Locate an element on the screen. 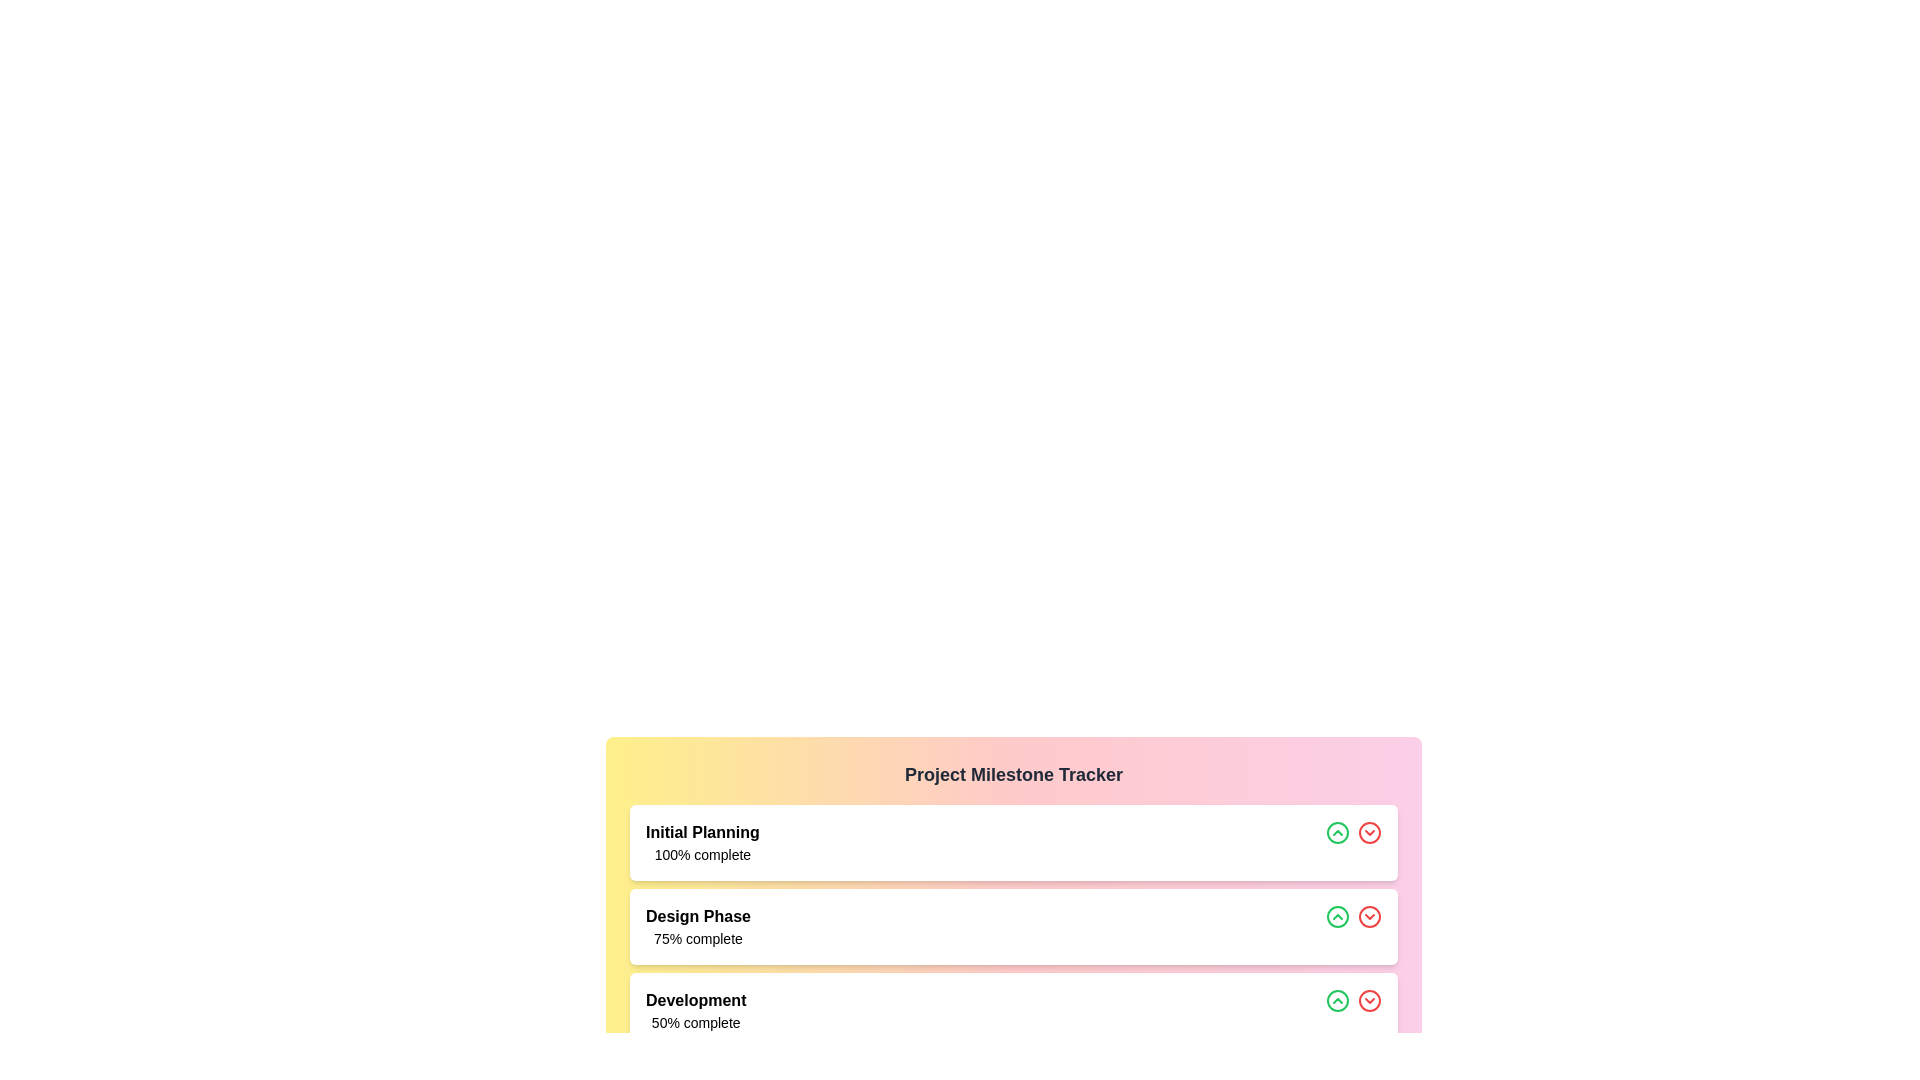 Image resolution: width=1920 pixels, height=1080 pixels. the second button in the button group located in the top-right corner of the second milestone row in the project tracker interface is located at coordinates (1368, 833).